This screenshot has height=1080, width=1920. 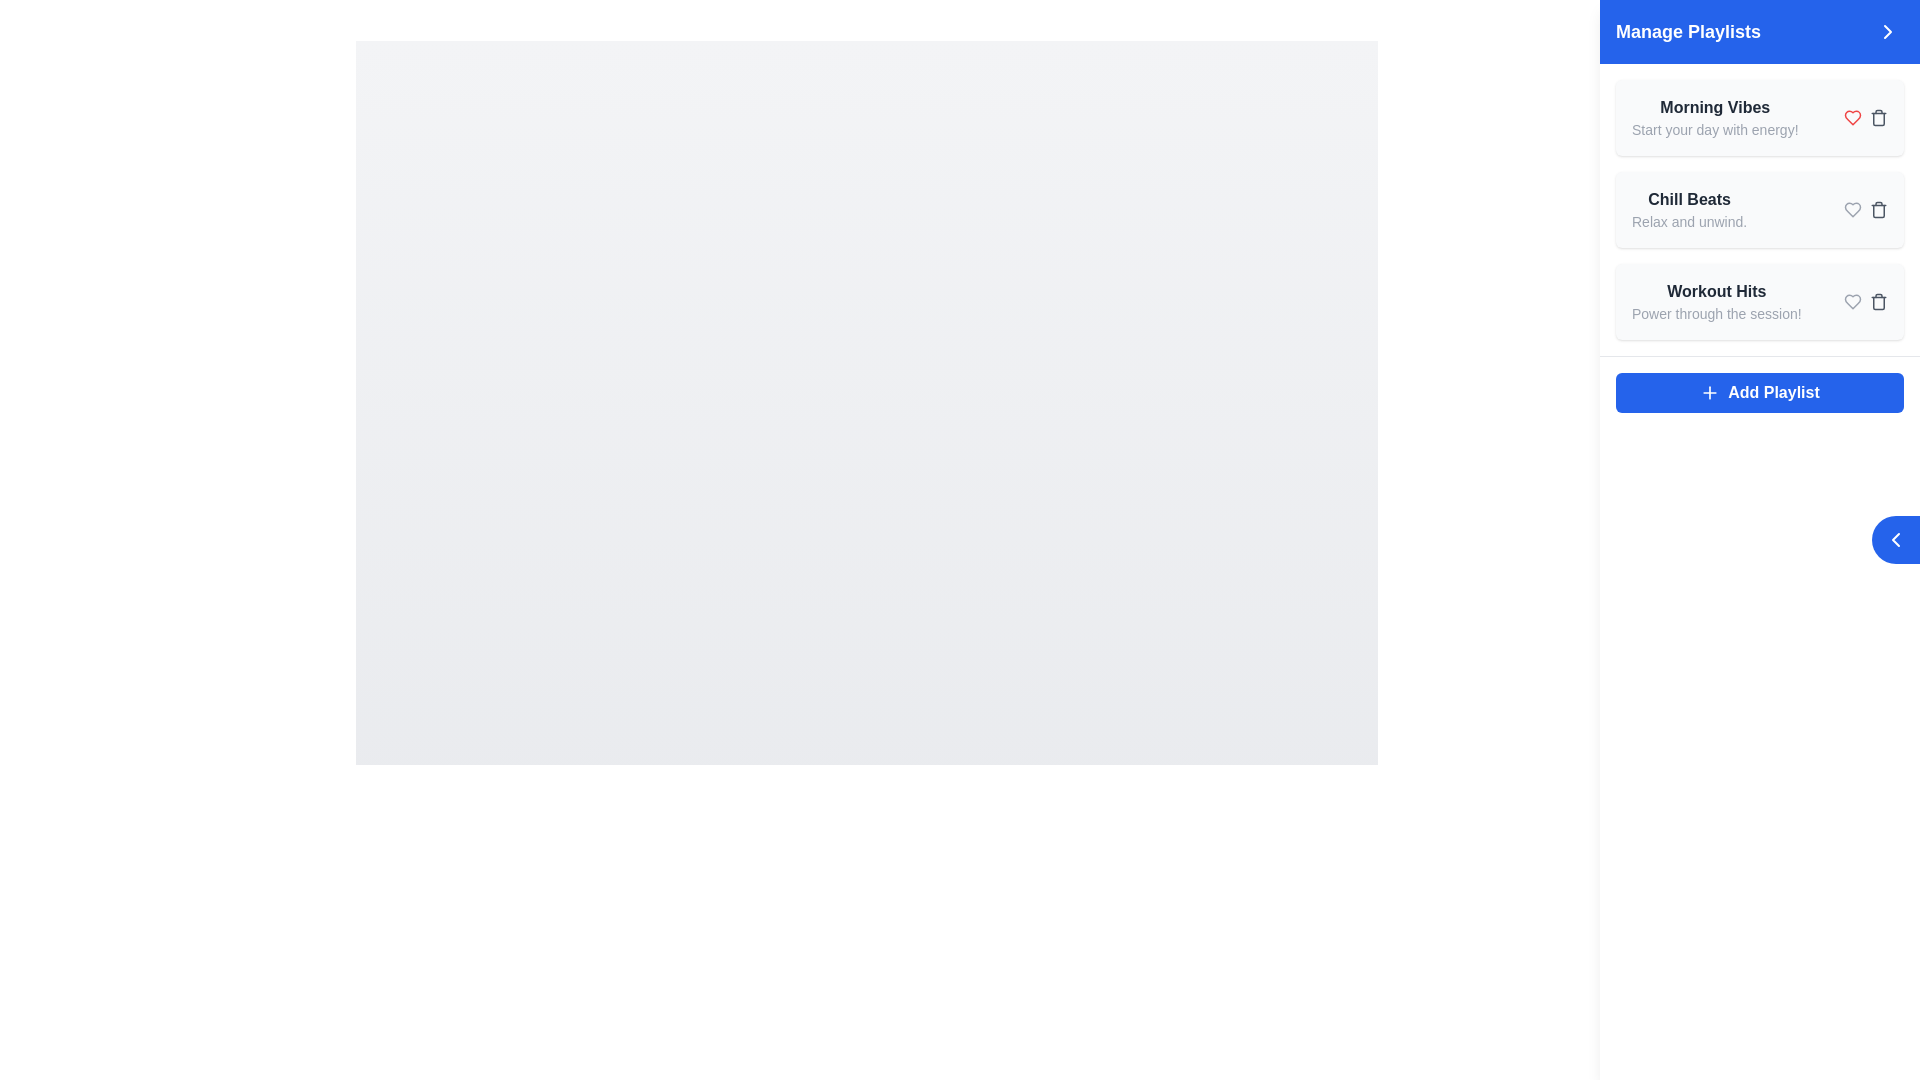 What do you see at coordinates (1886, 31) in the screenshot?
I see `the right-facing chevron arrow icon button located in the top-right corner of the 'Manage Playlists' section` at bounding box center [1886, 31].